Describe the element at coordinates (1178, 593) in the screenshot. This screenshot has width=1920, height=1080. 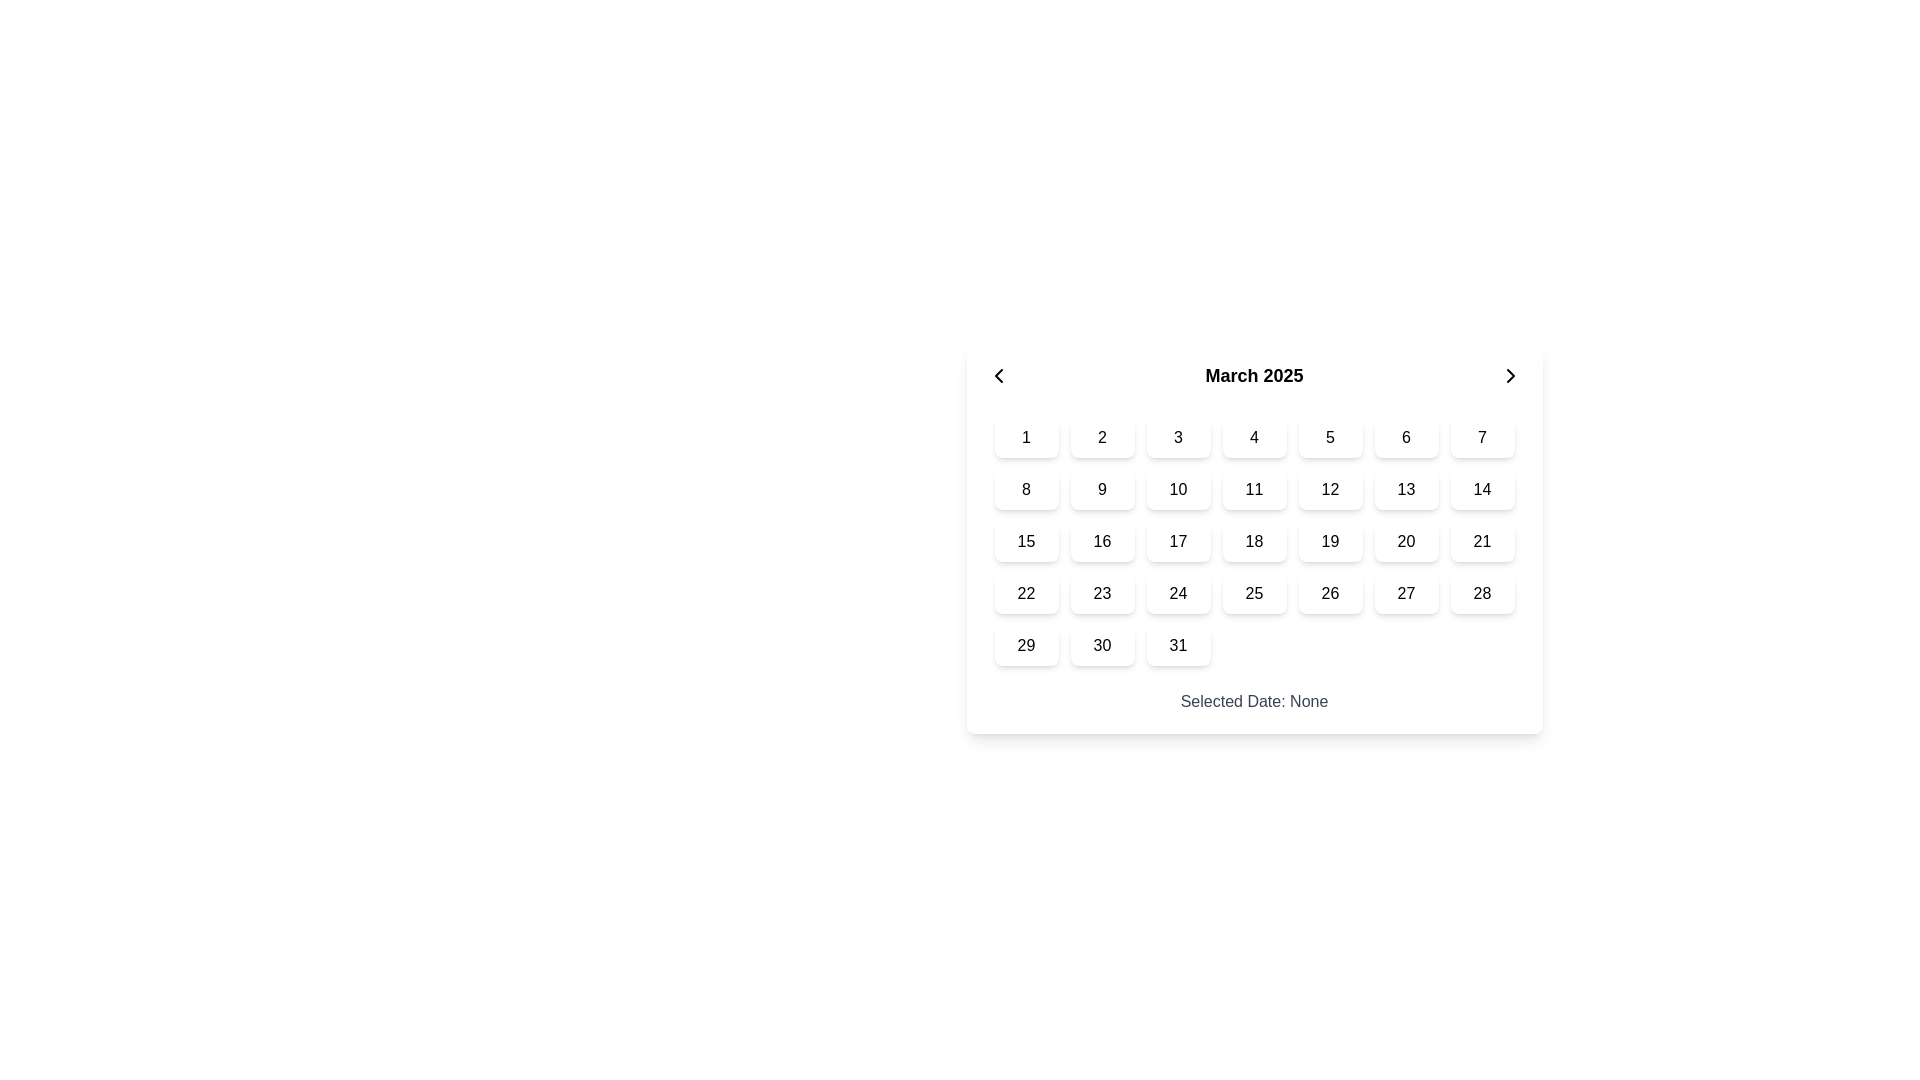
I see `the rounded rectangle button with a white background and centered text '24'` at that location.